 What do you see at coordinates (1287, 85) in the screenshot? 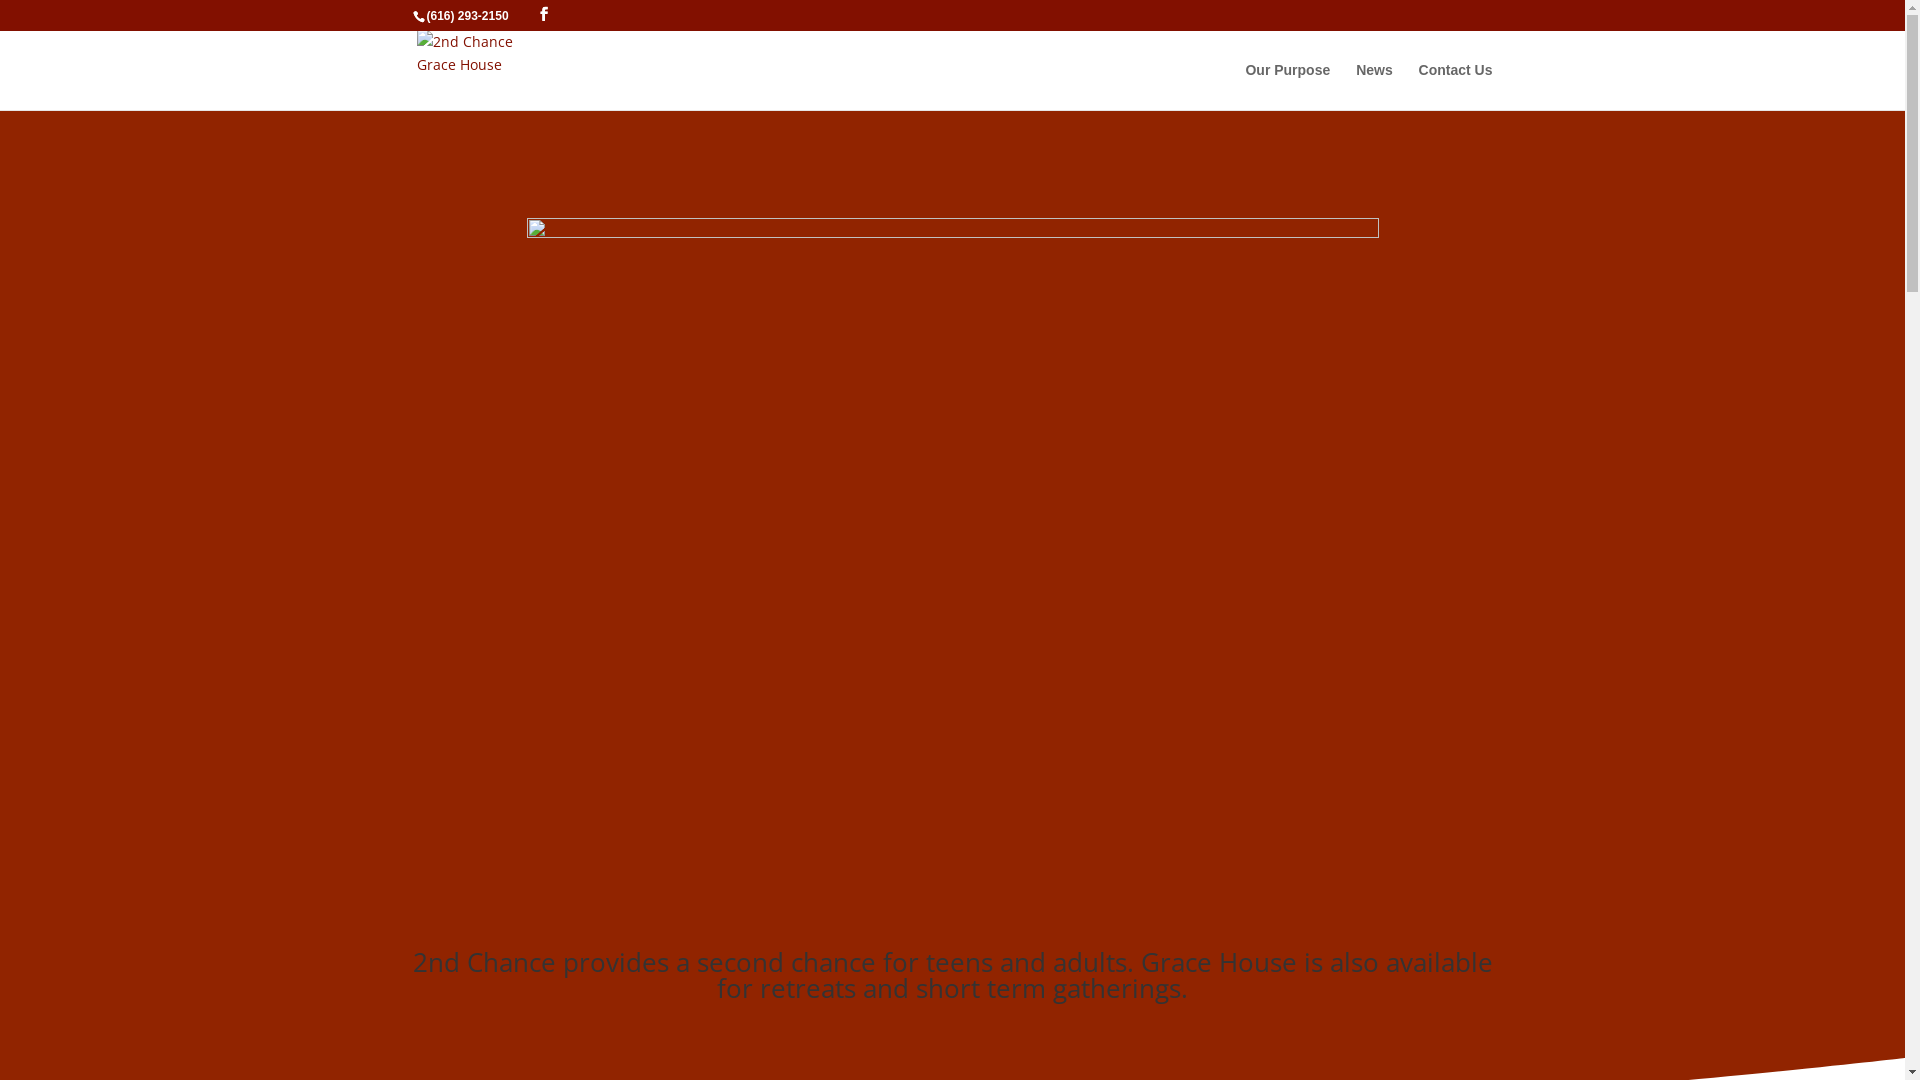
I see `'Our Purpose'` at bounding box center [1287, 85].